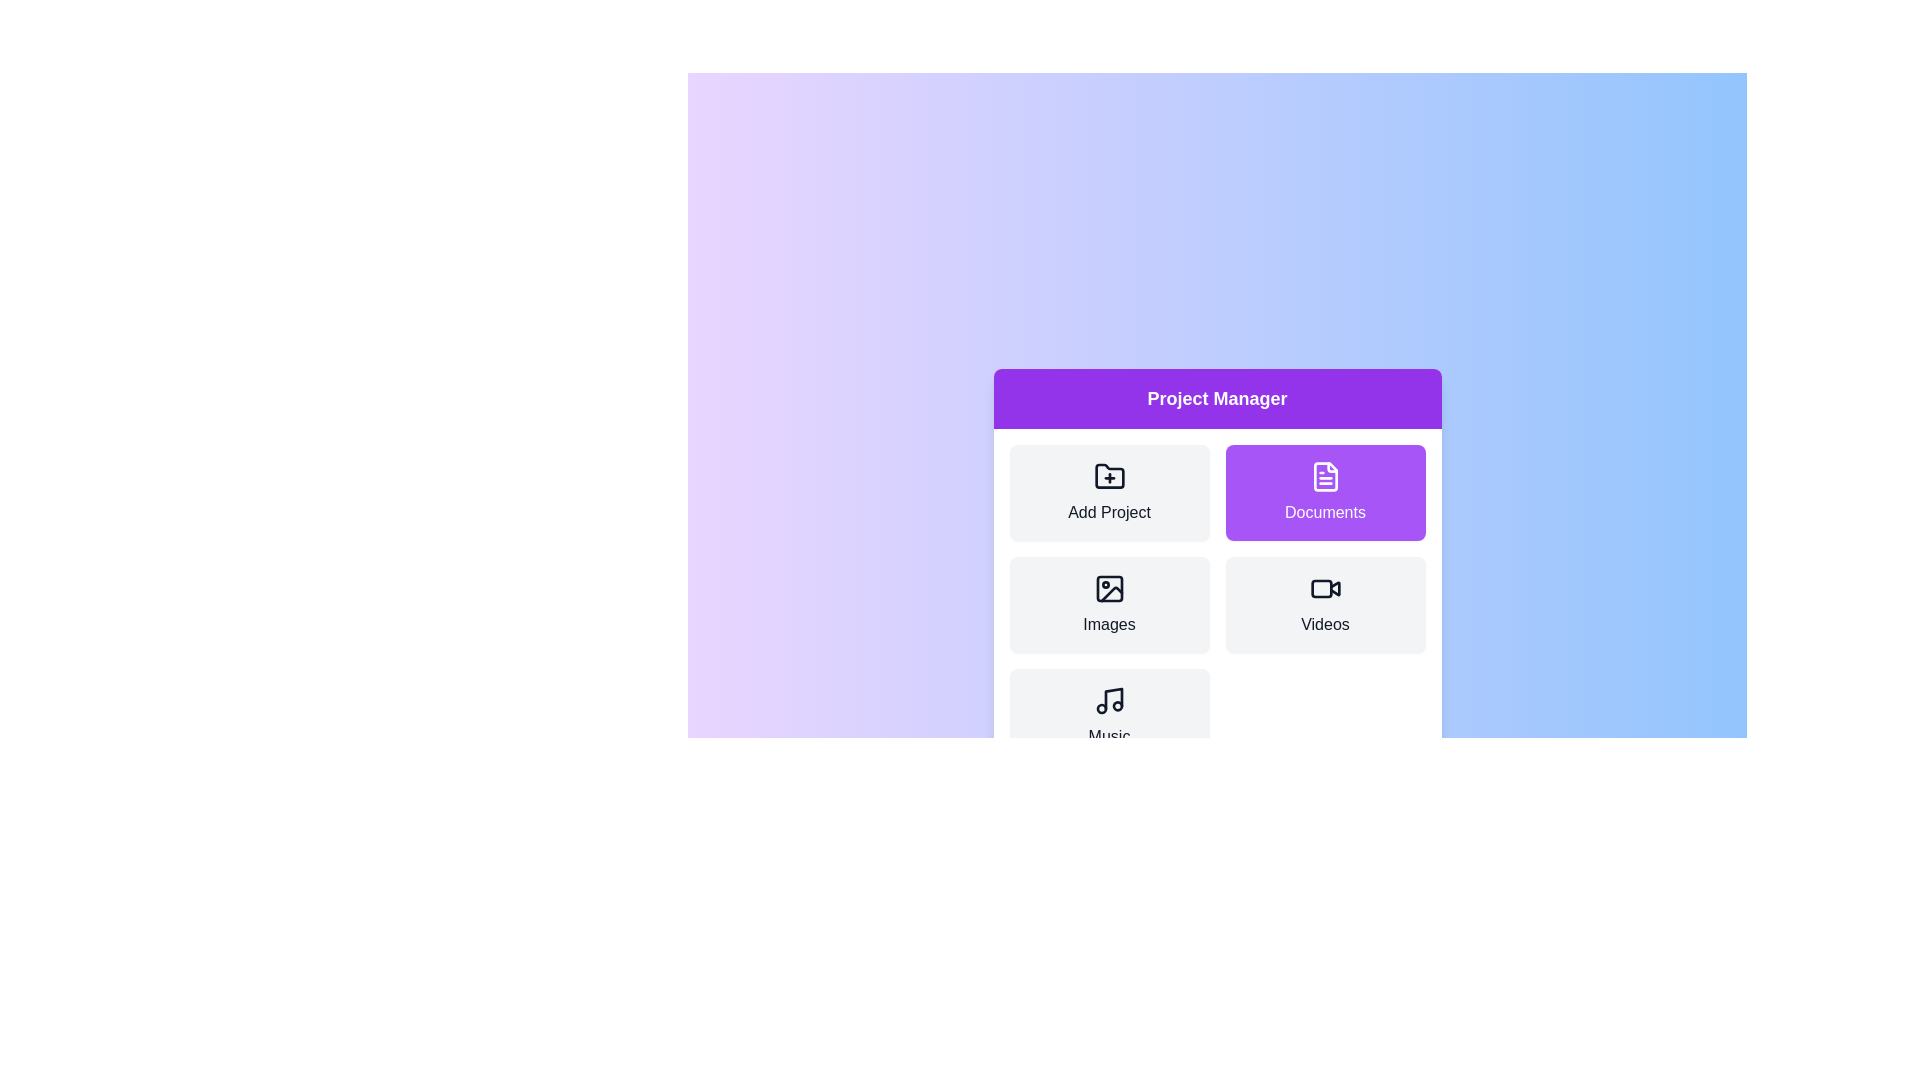 Image resolution: width=1920 pixels, height=1080 pixels. I want to click on the category labeled Documents to select it, so click(1325, 493).